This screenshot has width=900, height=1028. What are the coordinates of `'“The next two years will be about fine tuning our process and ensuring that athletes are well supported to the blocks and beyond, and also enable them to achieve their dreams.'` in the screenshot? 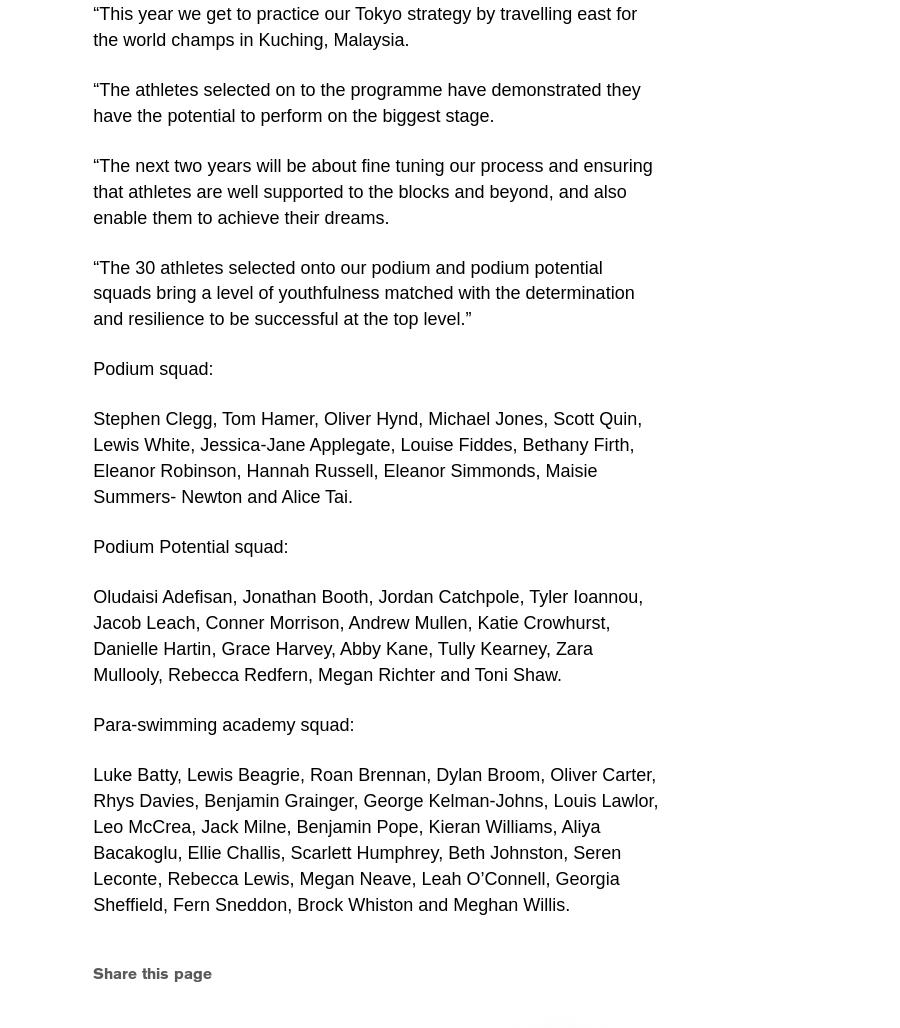 It's located at (372, 191).